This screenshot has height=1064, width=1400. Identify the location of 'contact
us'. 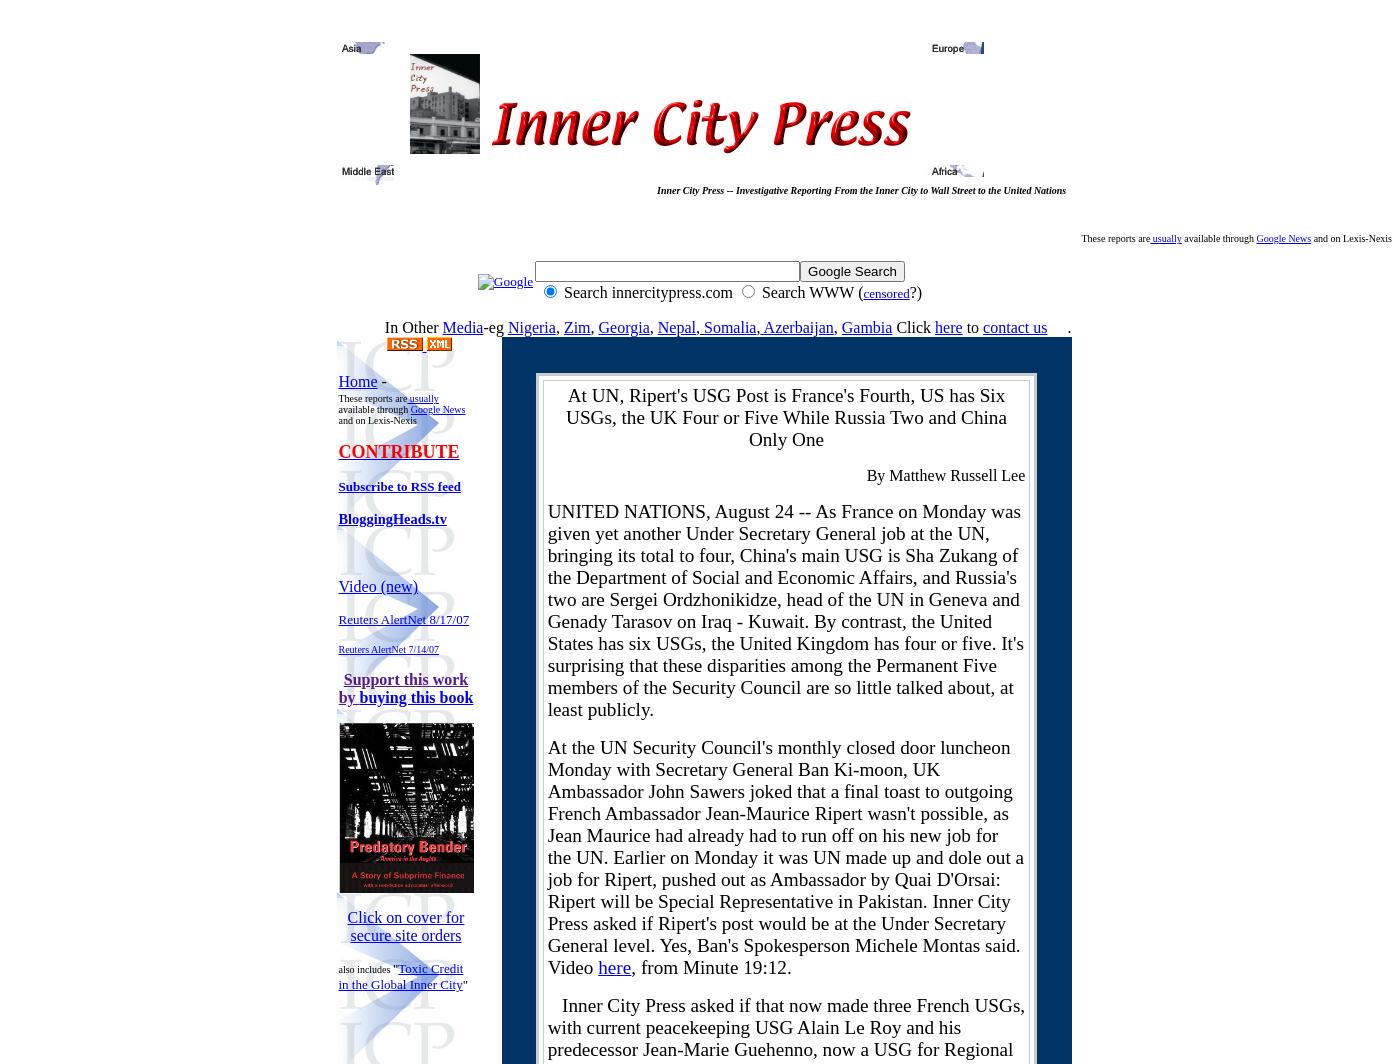
(1015, 327).